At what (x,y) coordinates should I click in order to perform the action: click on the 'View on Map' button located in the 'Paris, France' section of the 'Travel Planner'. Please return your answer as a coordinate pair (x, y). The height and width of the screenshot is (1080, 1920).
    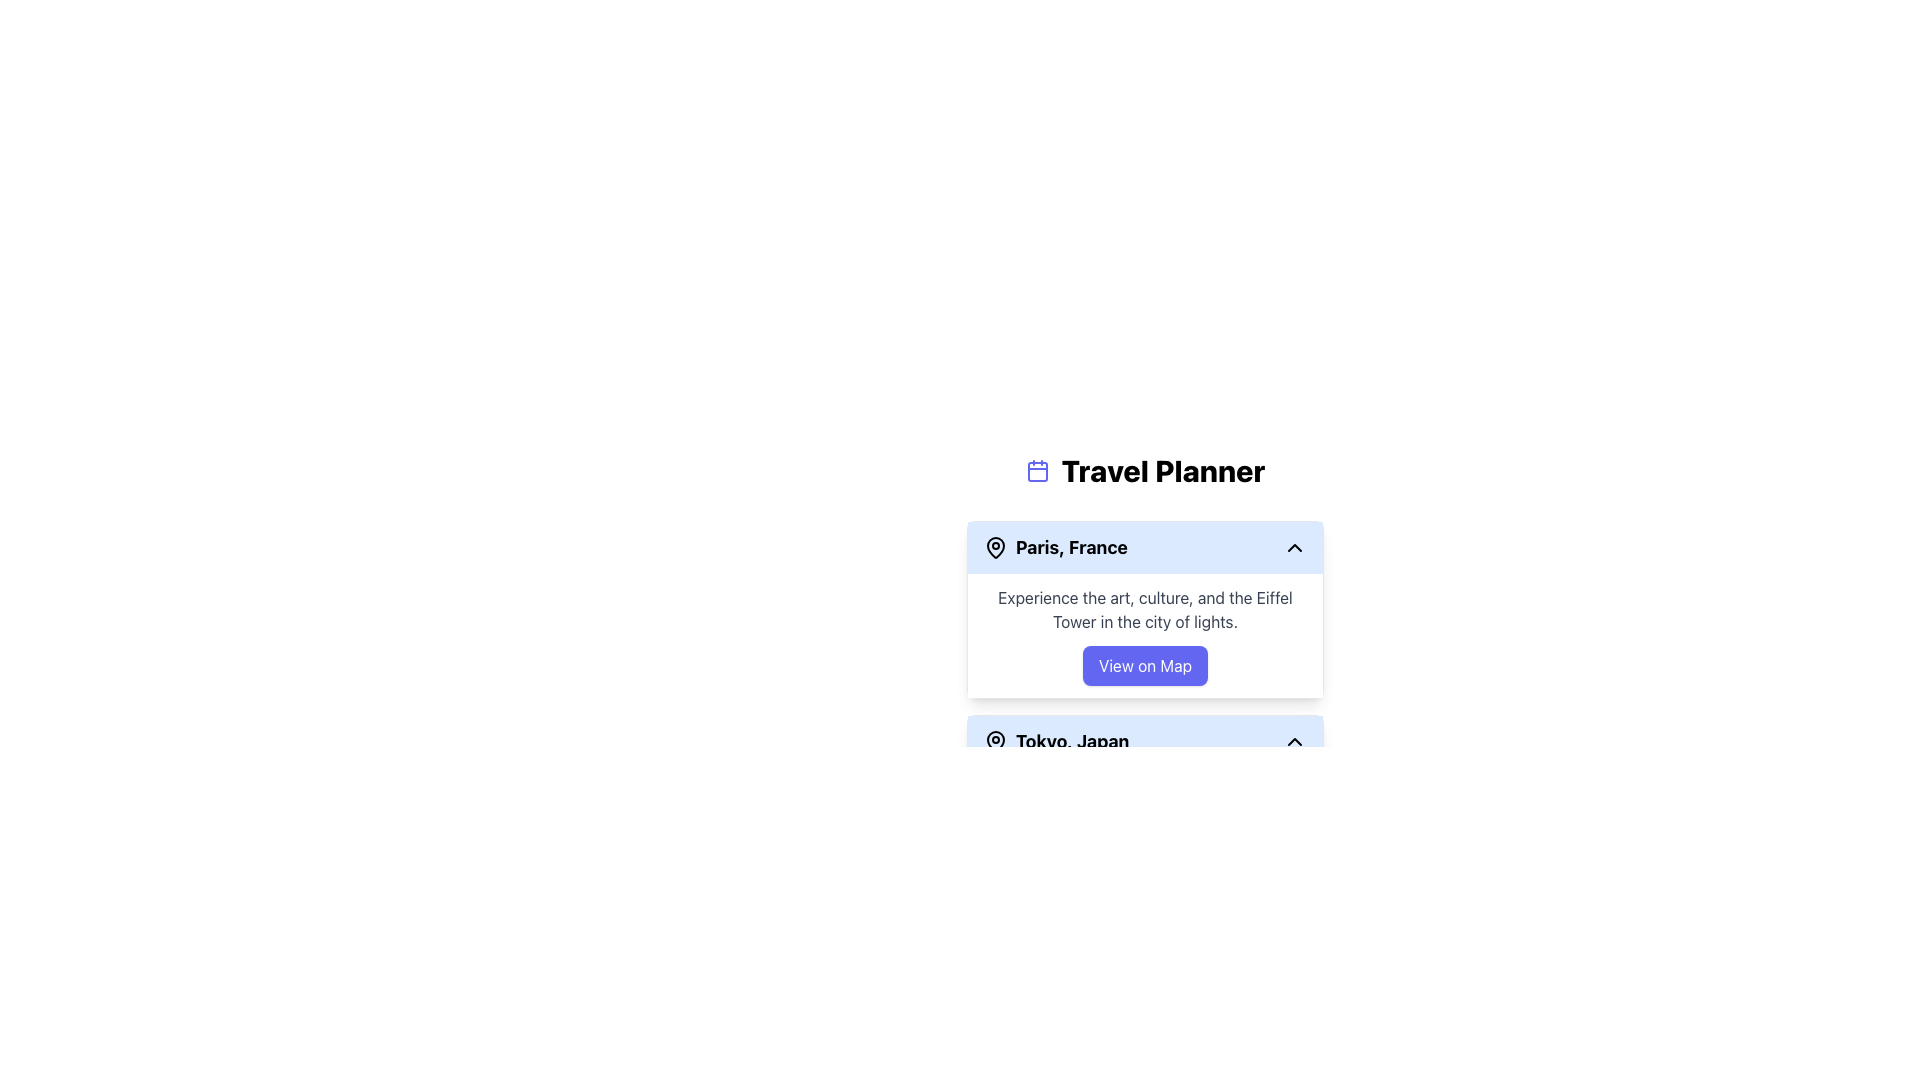
    Looking at the image, I should click on (1145, 666).